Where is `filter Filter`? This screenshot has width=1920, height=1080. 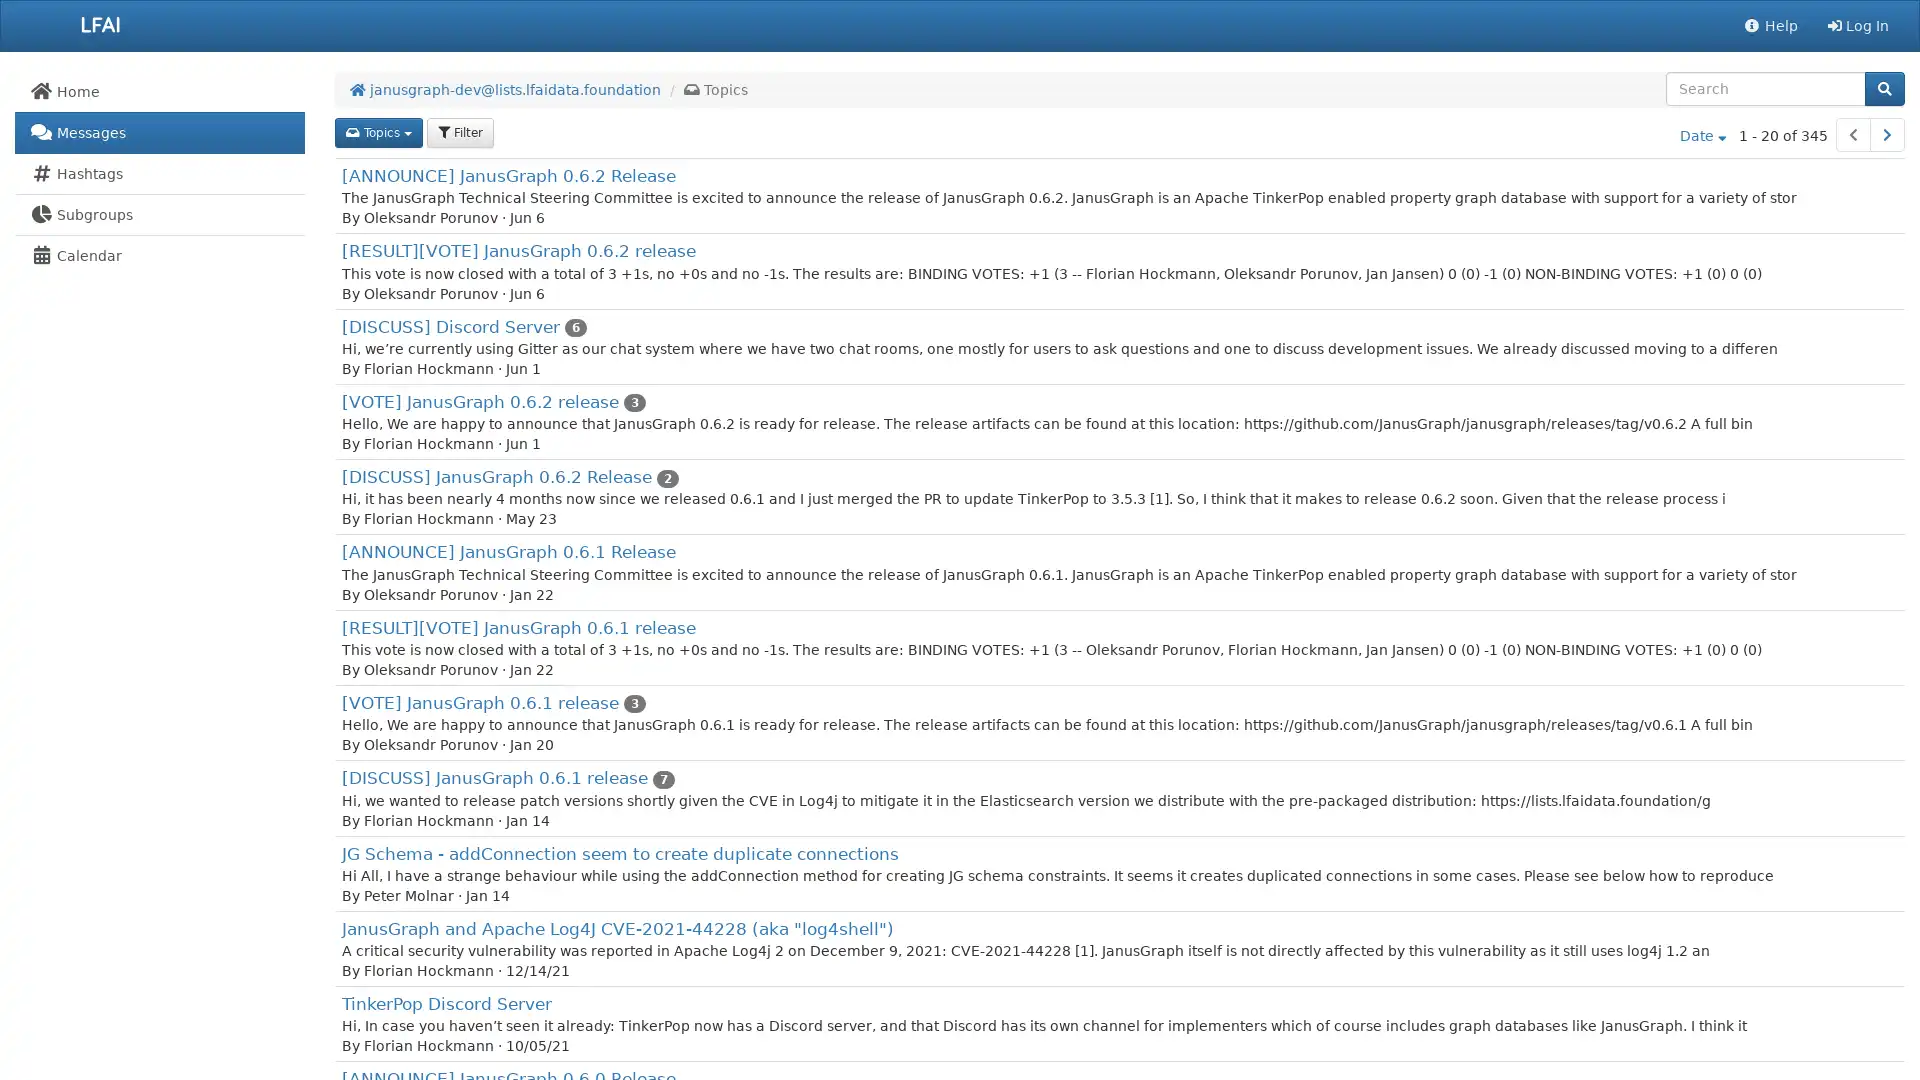
filter Filter is located at coordinates (458, 132).